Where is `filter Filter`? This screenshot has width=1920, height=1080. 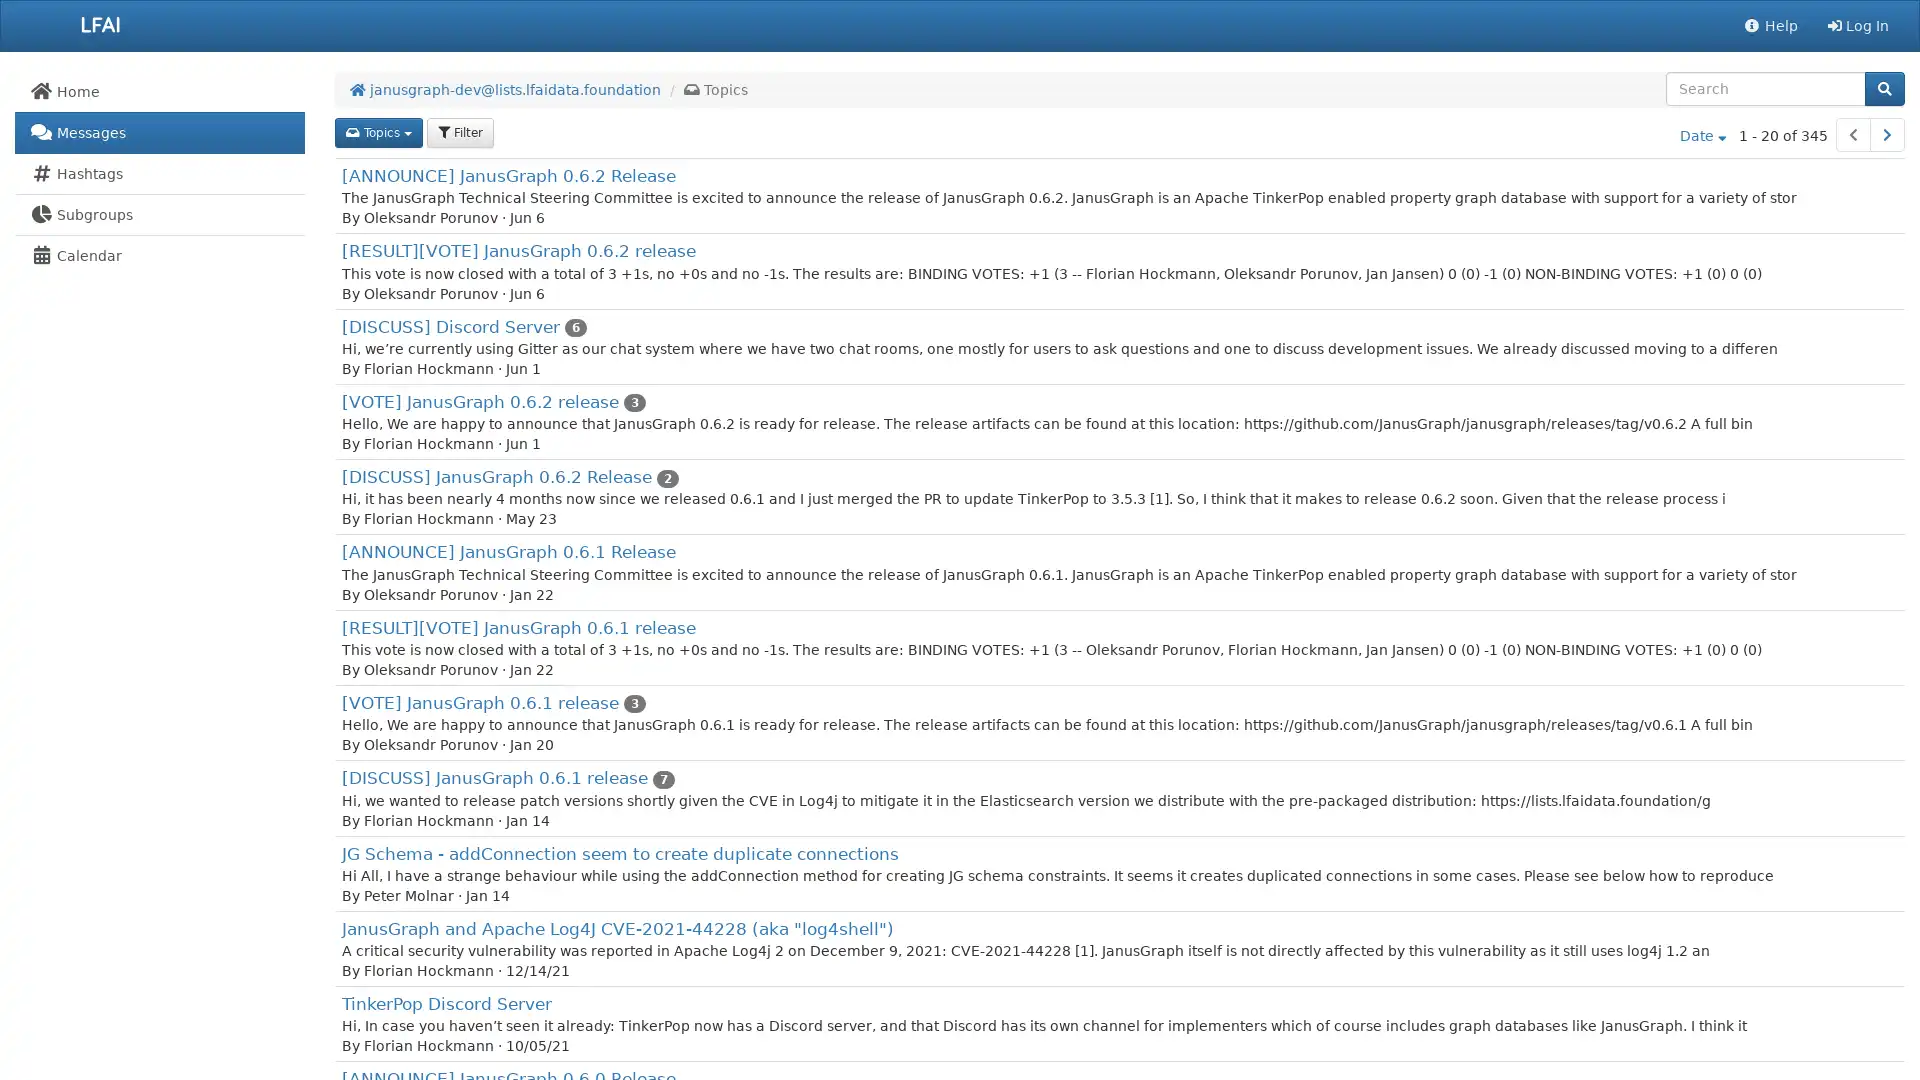
filter Filter is located at coordinates (458, 132).